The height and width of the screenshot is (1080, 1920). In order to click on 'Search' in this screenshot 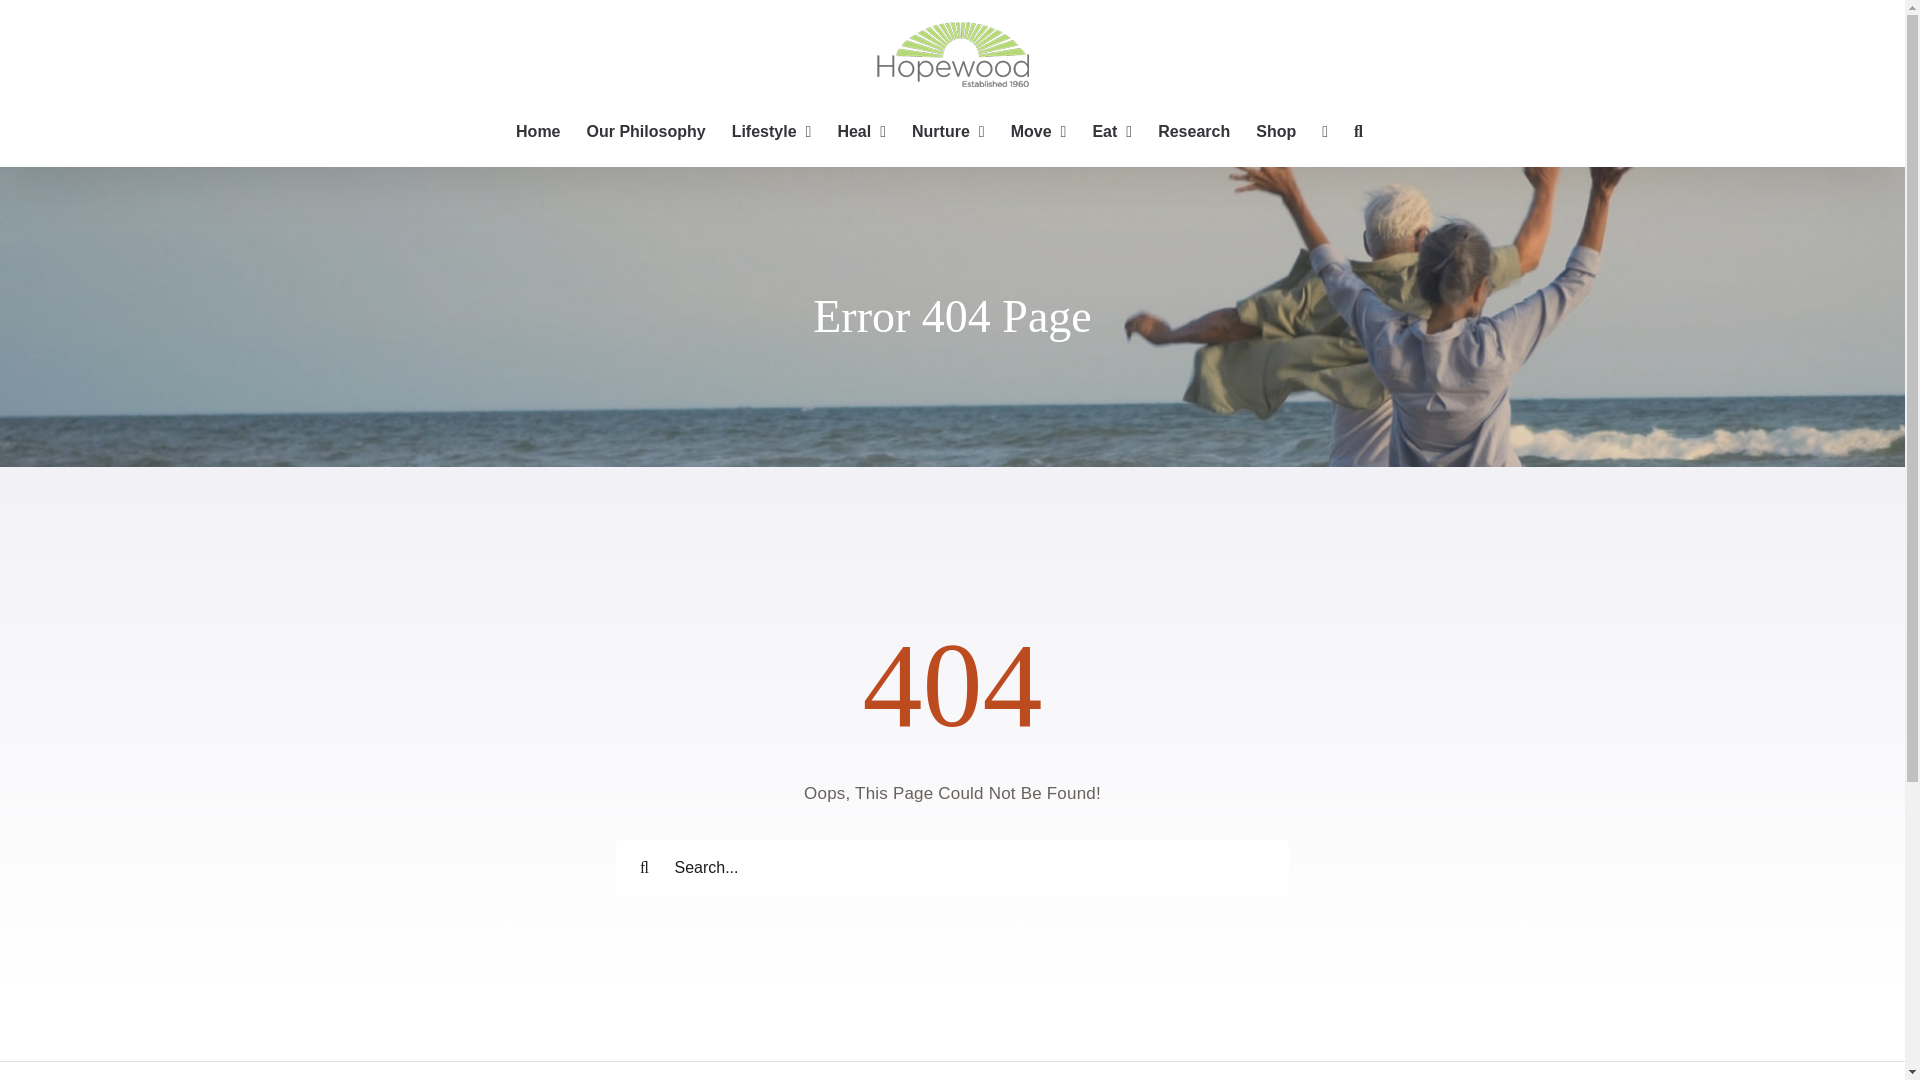, I will do `click(1358, 131)`.